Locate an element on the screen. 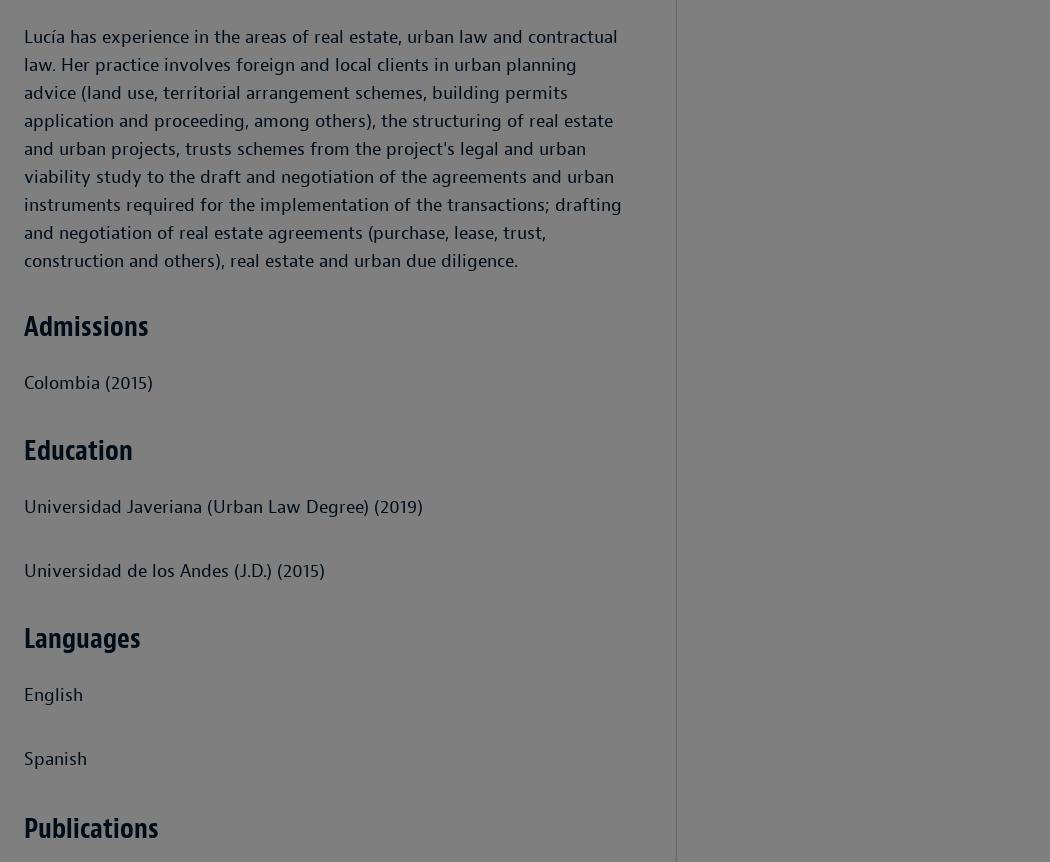 Image resolution: width=1050 pixels, height=862 pixels. 'Publications' is located at coordinates (91, 827).